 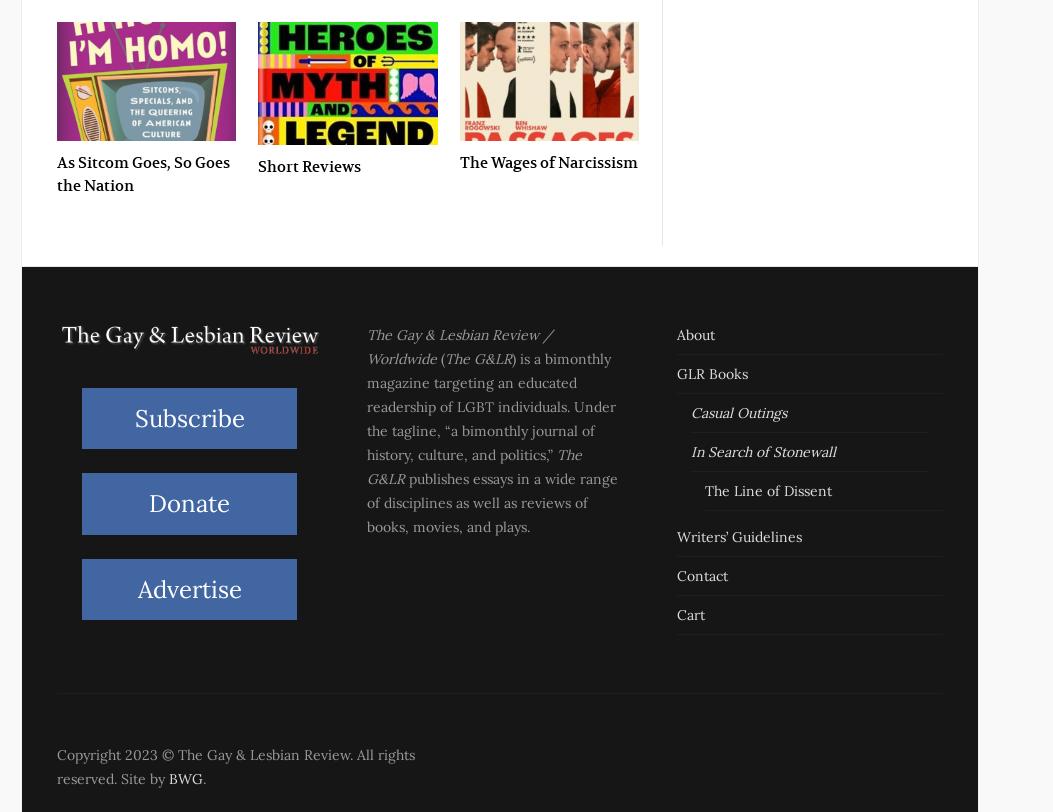 I want to click on 'The Gay & Lesbian Review / Worldwide', so click(x=365, y=346).